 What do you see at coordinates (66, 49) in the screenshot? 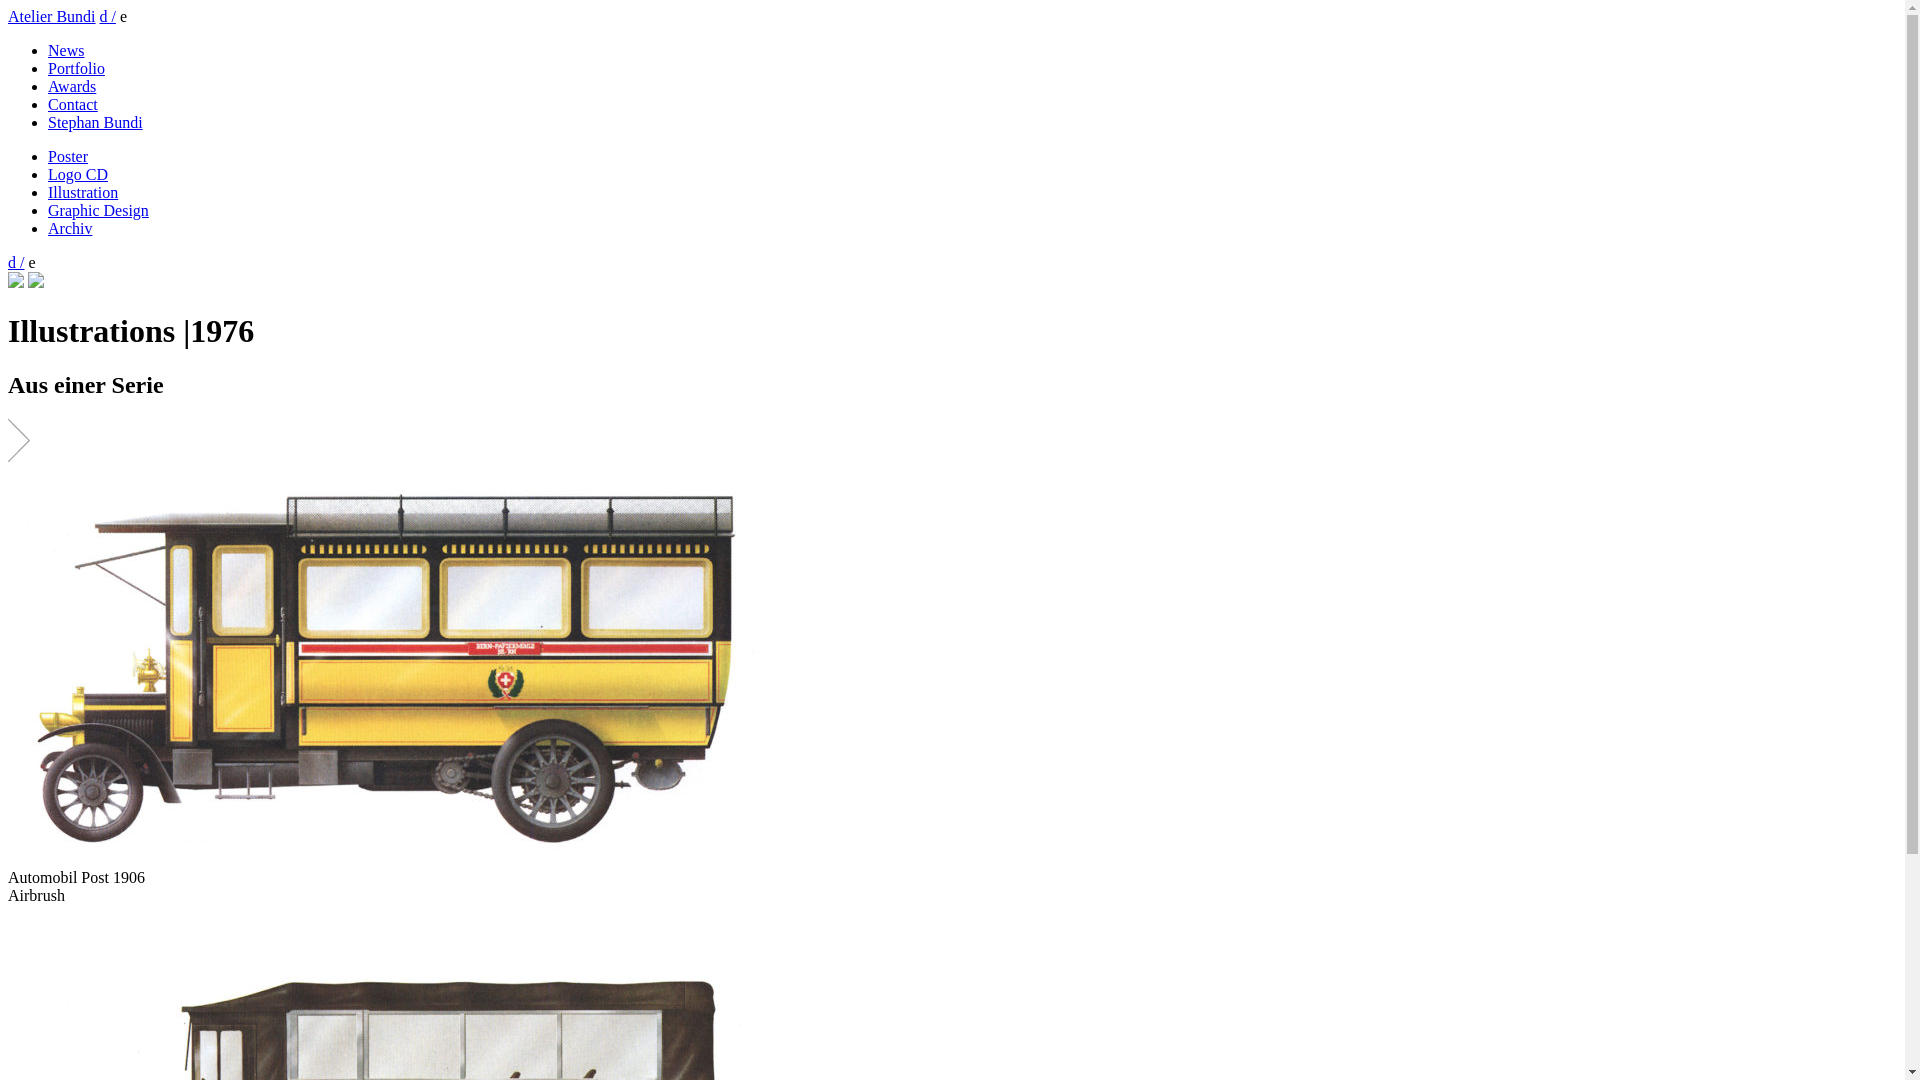
I see `'News'` at bounding box center [66, 49].